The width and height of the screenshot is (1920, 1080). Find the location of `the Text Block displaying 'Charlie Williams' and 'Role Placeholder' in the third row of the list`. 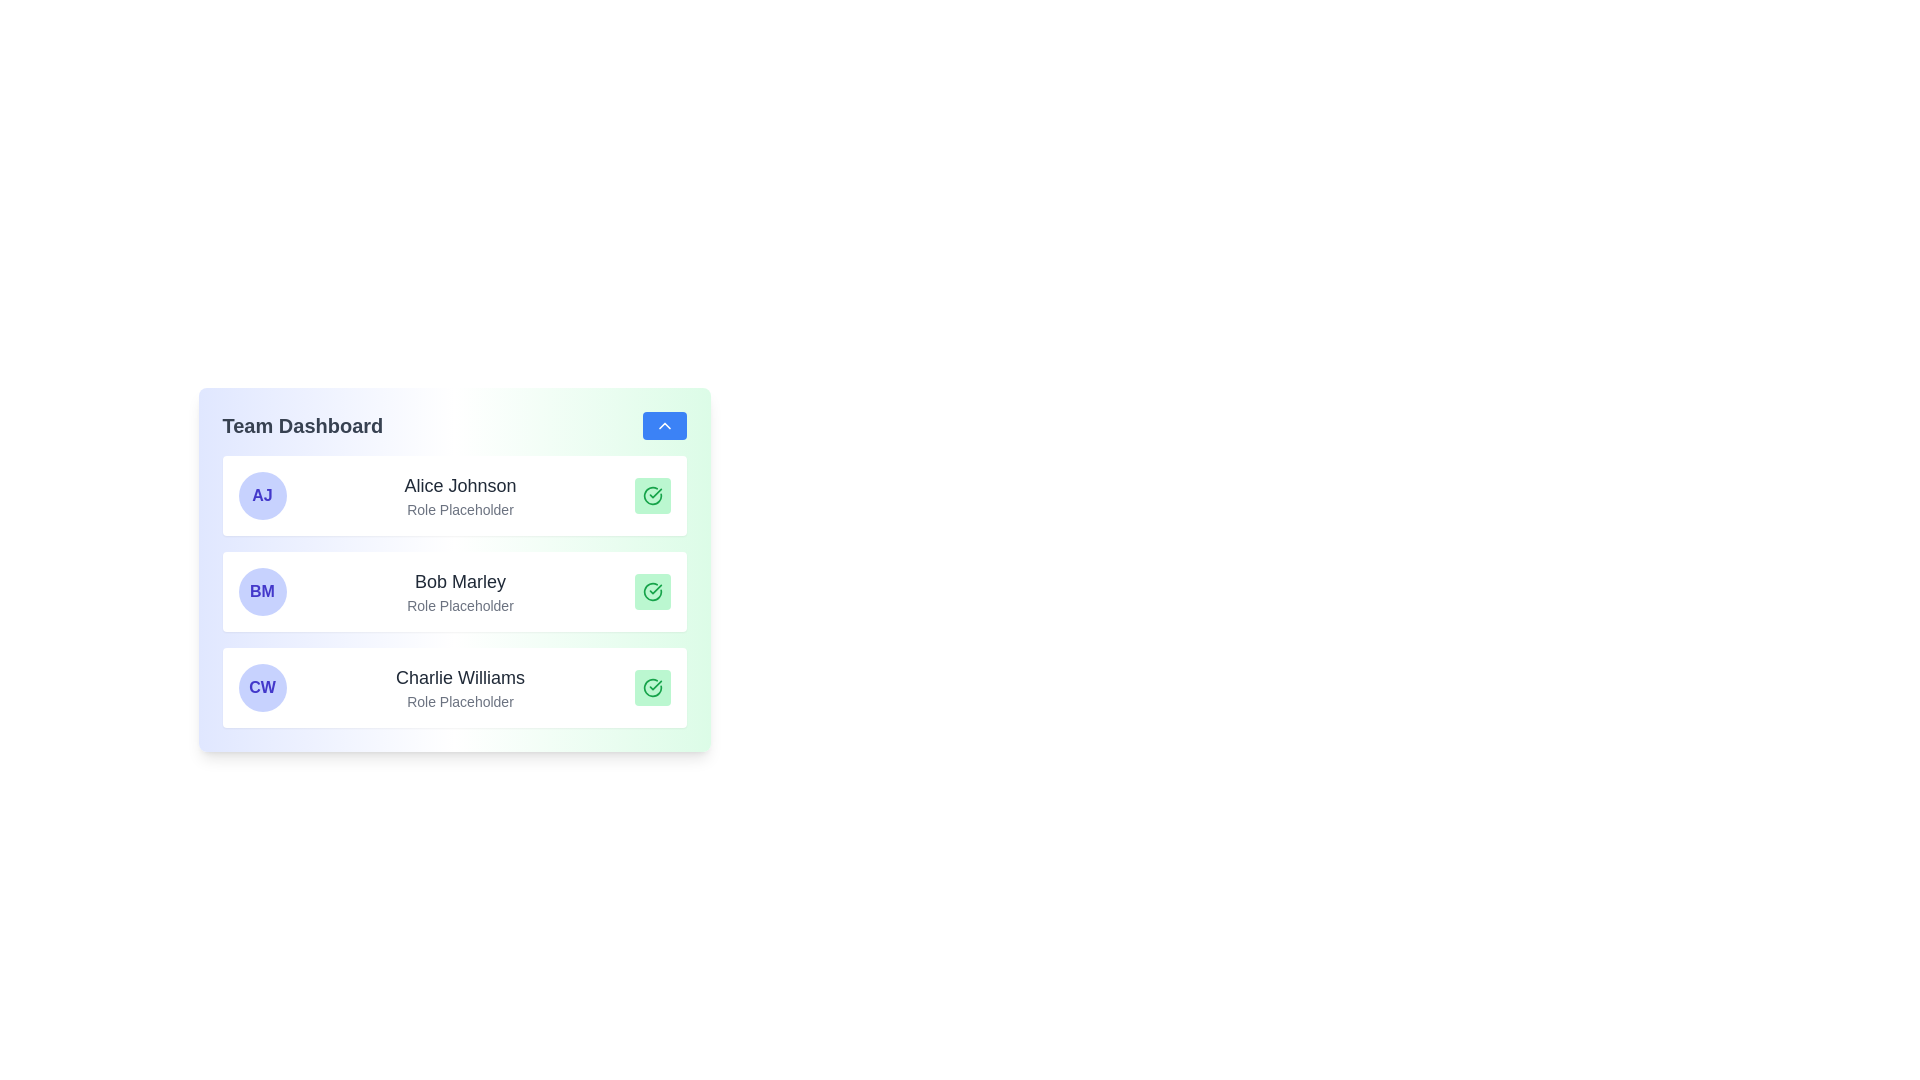

the Text Block displaying 'Charlie Williams' and 'Role Placeholder' in the third row of the list is located at coordinates (459, 686).